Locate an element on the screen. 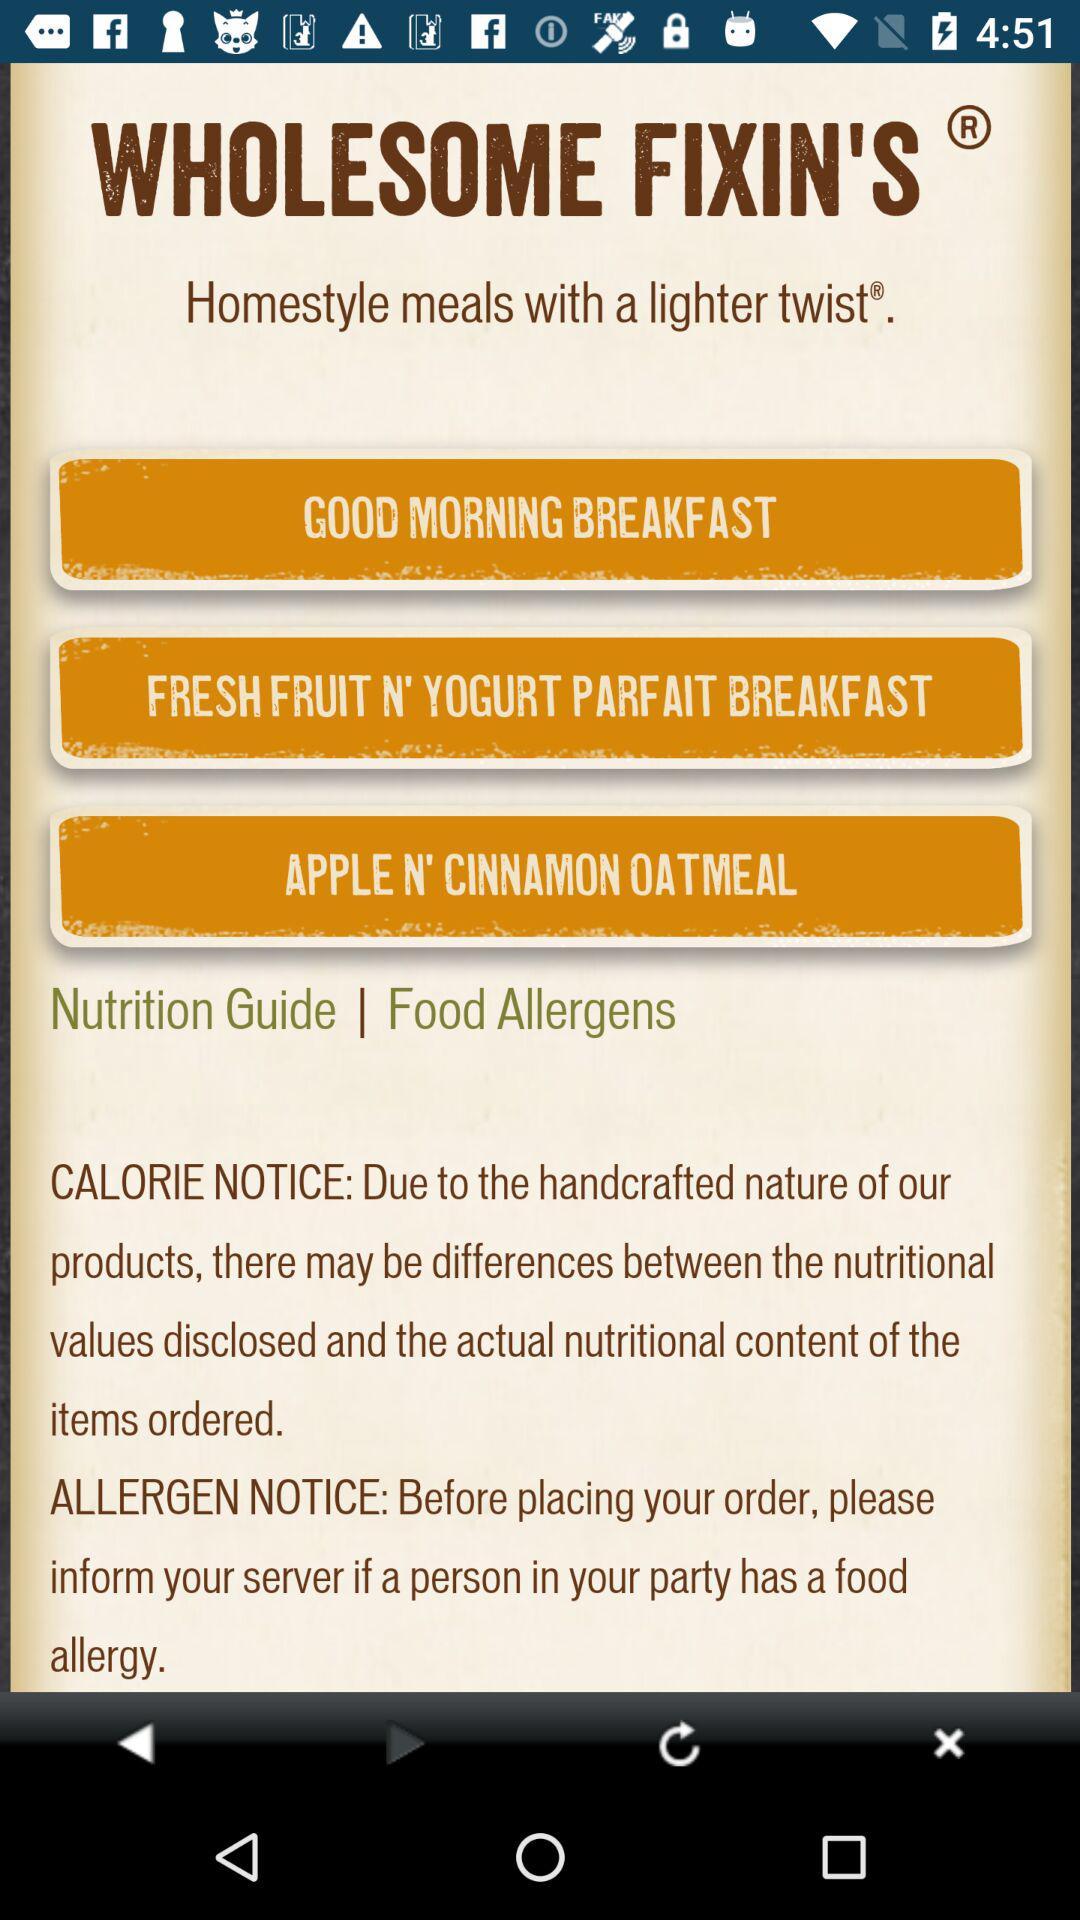 Image resolution: width=1080 pixels, height=1920 pixels. this button backspace is located at coordinates (135, 1741).